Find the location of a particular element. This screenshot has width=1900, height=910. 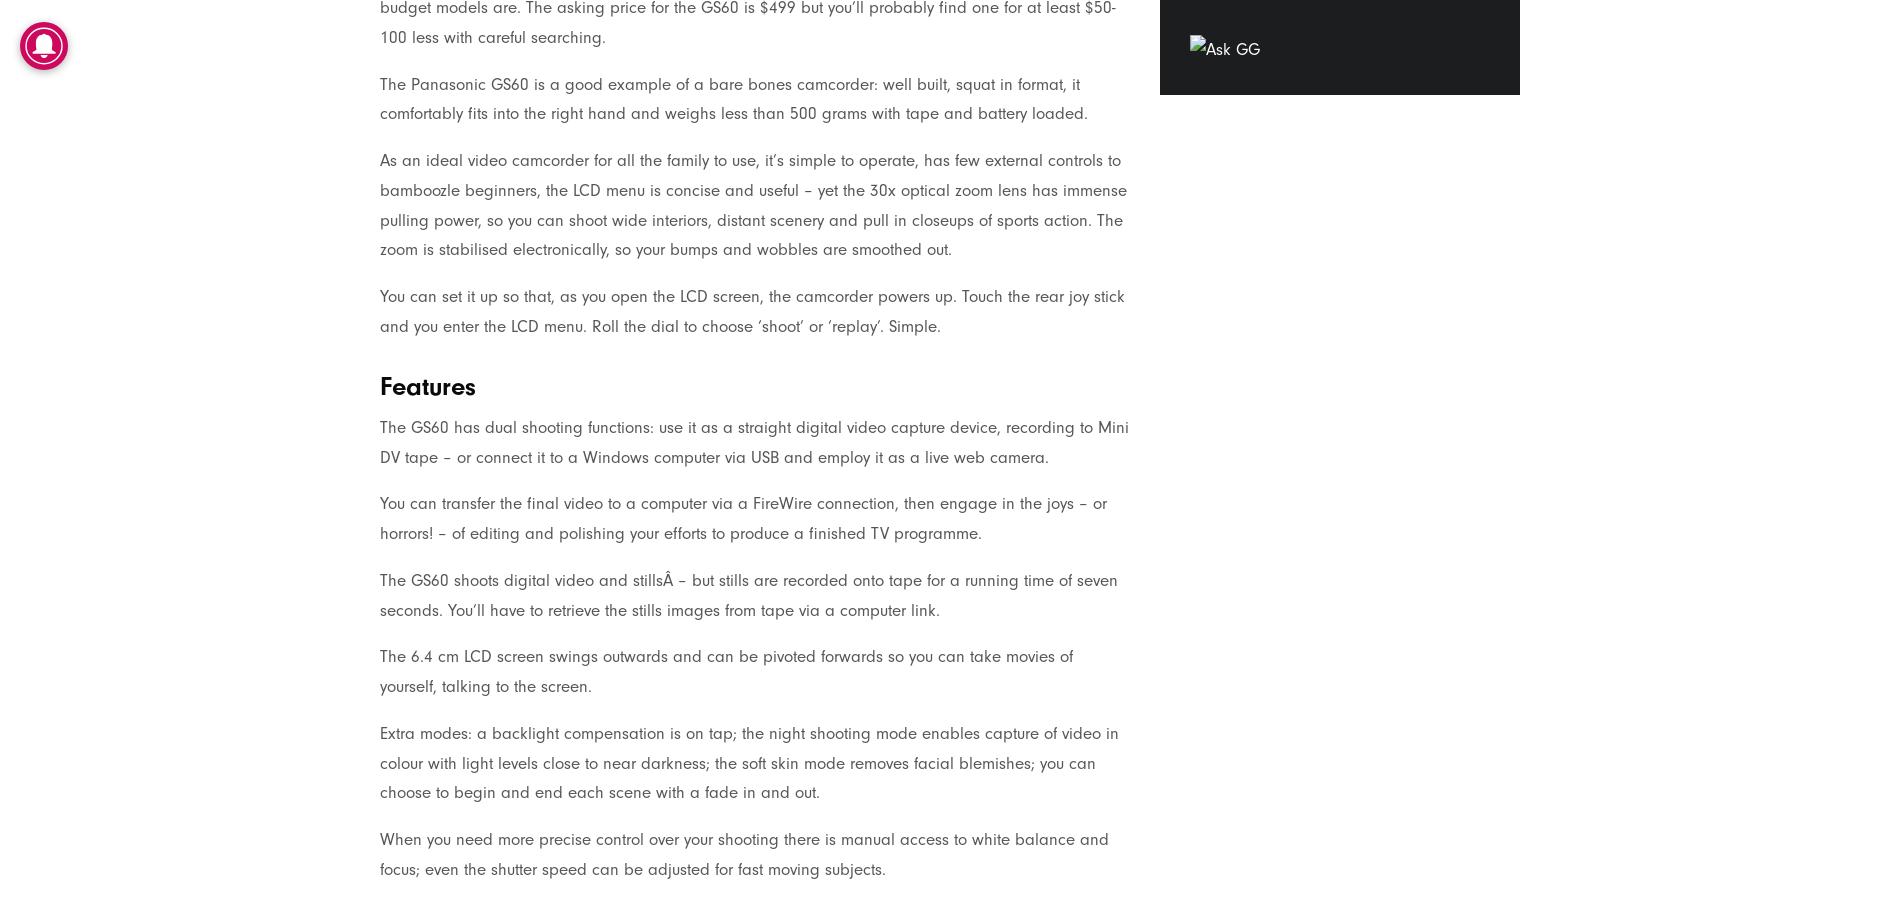

'You can transfer the final video to a computer via a FireWire connection, then engage in the joys – or horrors! – of editing and polishing your efforts to produce a finished TV programme.' is located at coordinates (742, 518).